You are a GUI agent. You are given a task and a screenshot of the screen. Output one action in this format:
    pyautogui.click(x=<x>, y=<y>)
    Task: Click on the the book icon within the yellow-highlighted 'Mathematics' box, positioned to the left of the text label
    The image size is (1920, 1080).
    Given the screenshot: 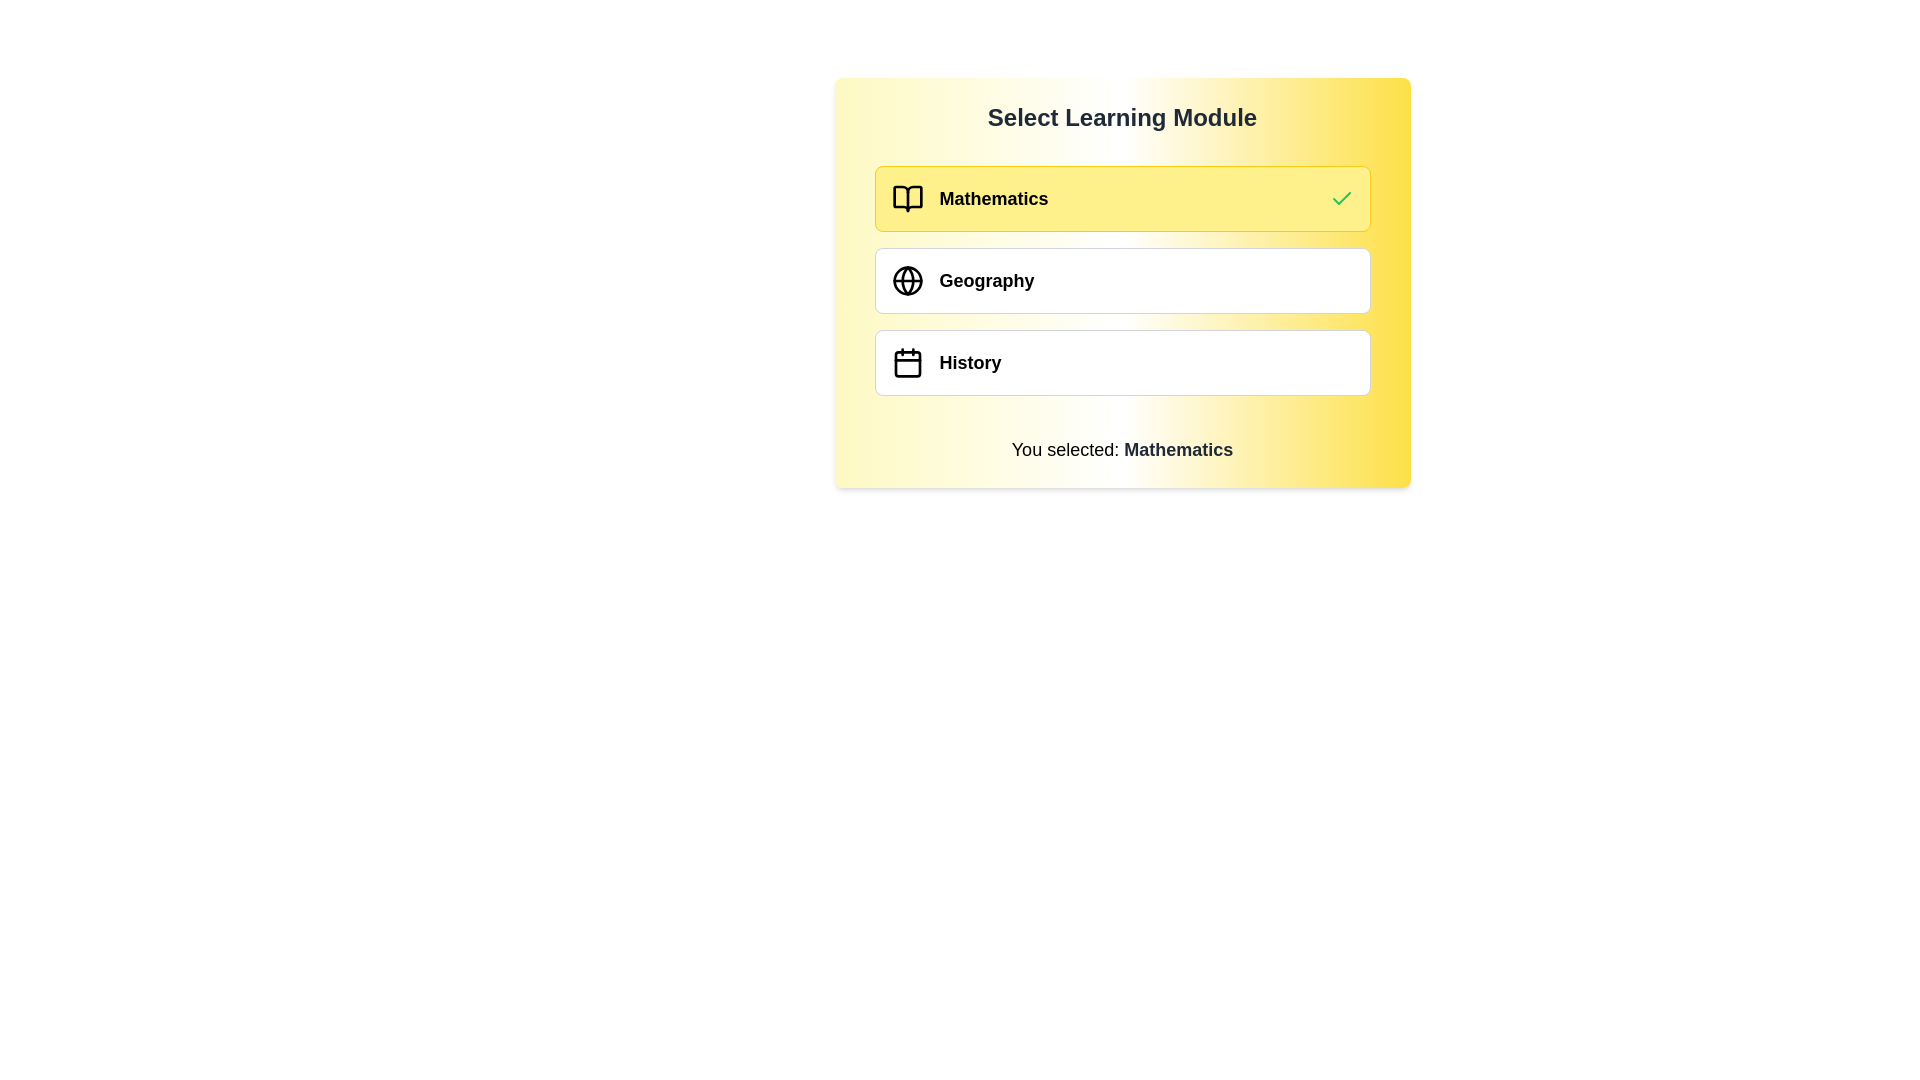 What is the action you would take?
    pyautogui.click(x=906, y=199)
    